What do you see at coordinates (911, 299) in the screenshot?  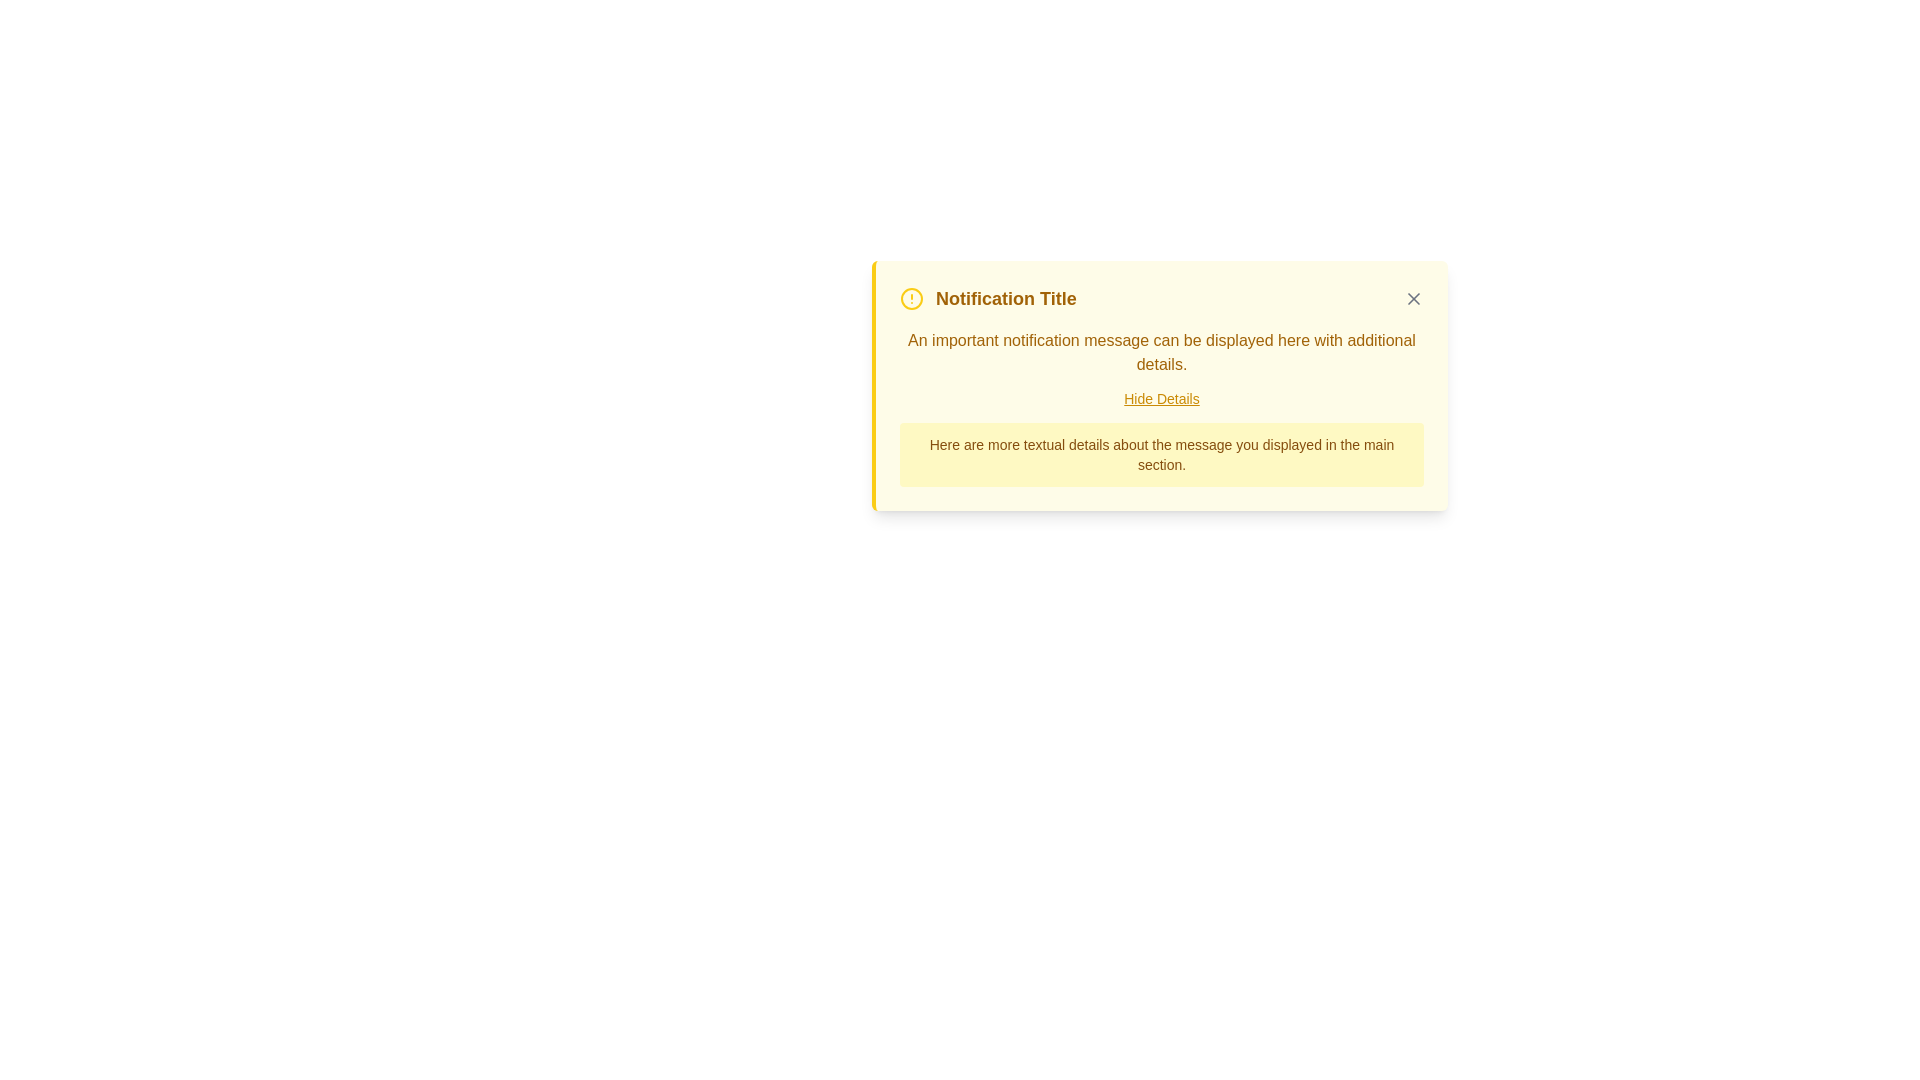 I see `the circular alert icon with a yellow border, located to the left of the notification title` at bounding box center [911, 299].